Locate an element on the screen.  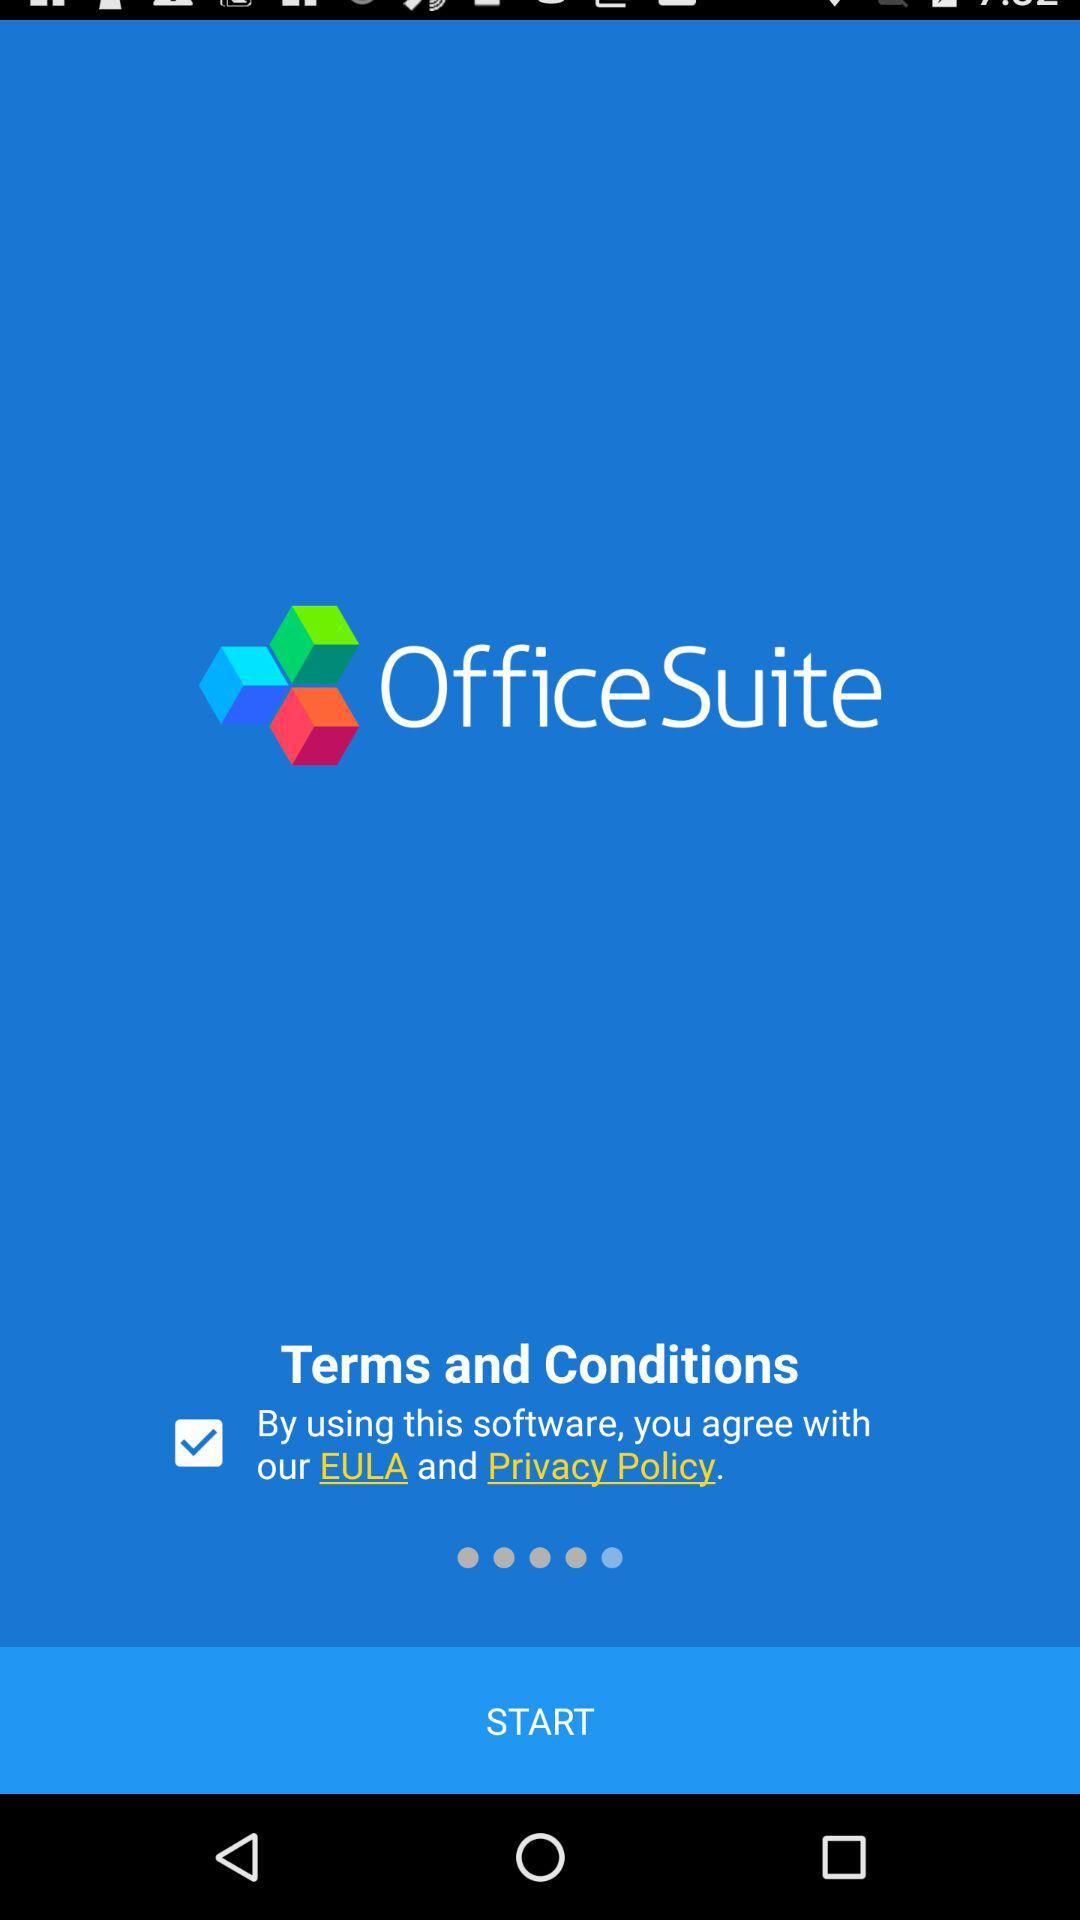
the item to the left of by using this item is located at coordinates (198, 1443).